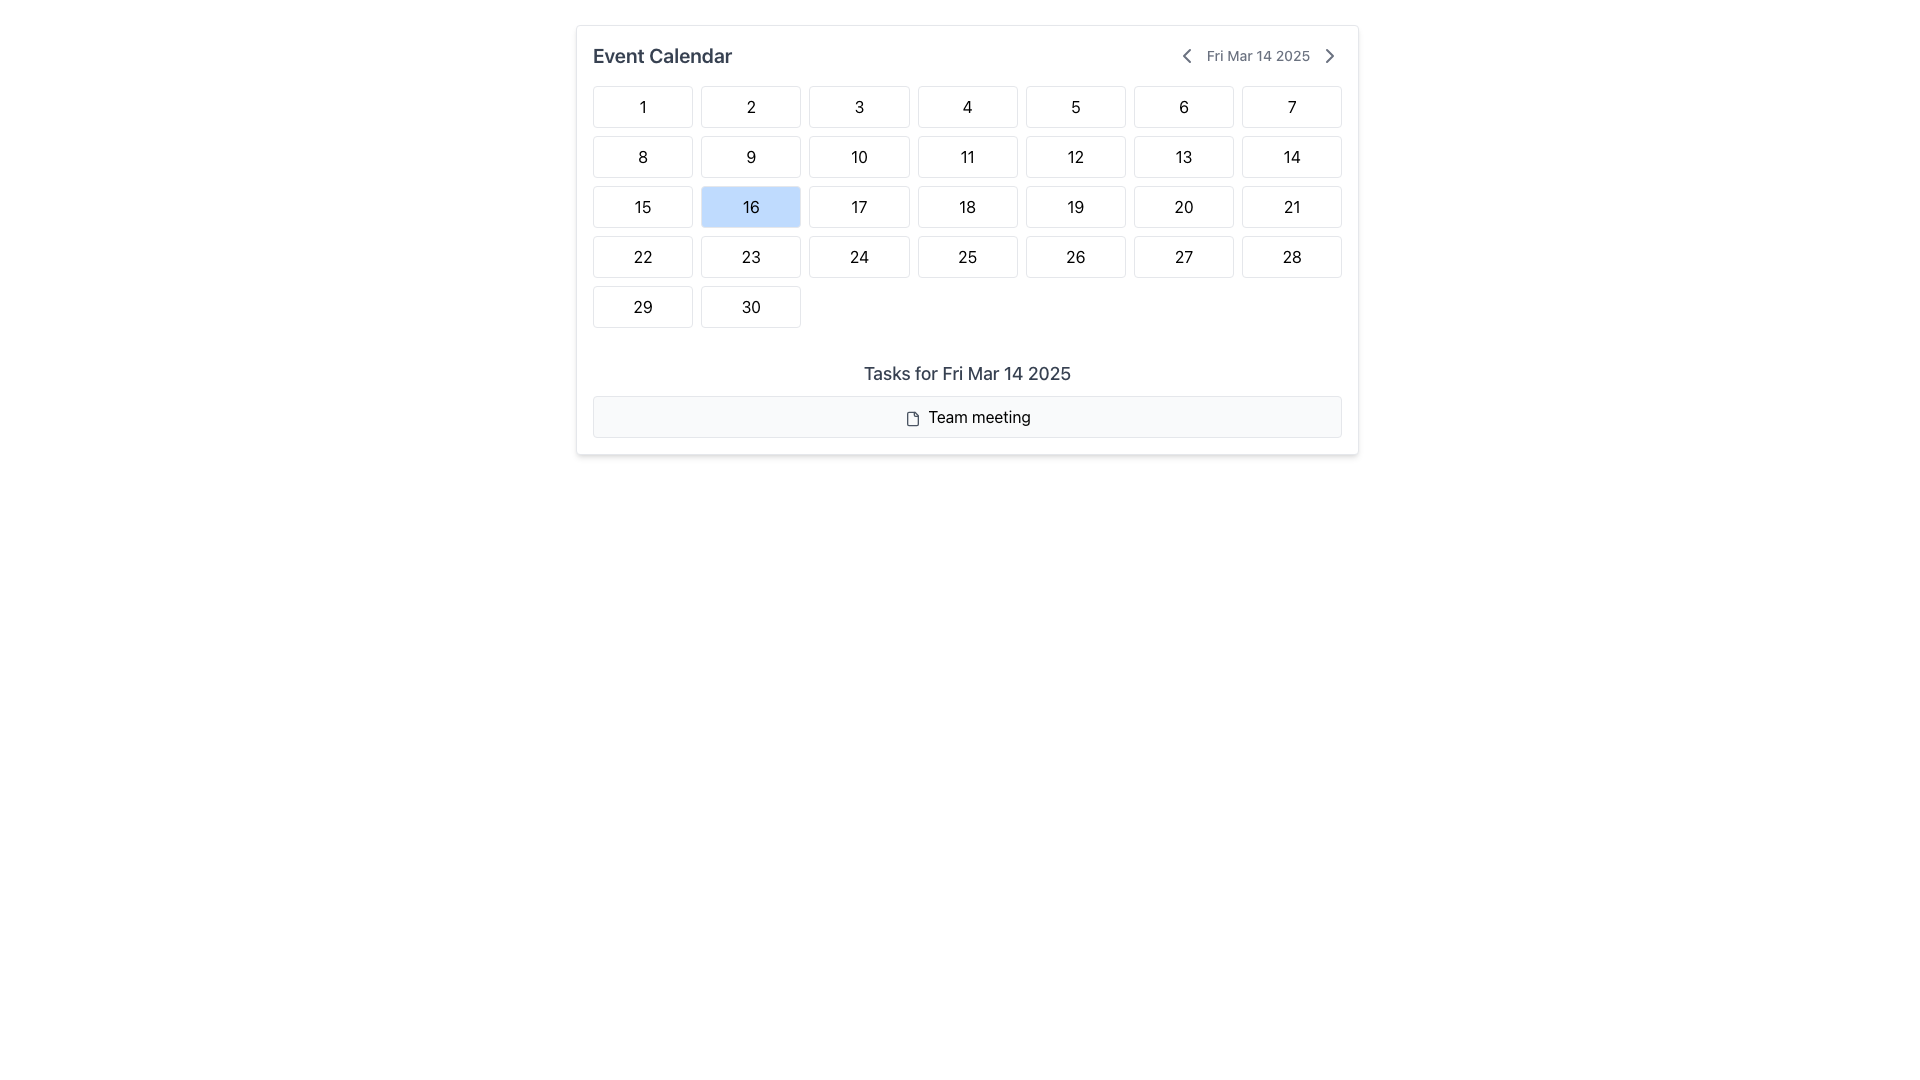 Image resolution: width=1920 pixels, height=1080 pixels. I want to click on the button representing the second day of the month in the calendar interface, so click(750, 107).